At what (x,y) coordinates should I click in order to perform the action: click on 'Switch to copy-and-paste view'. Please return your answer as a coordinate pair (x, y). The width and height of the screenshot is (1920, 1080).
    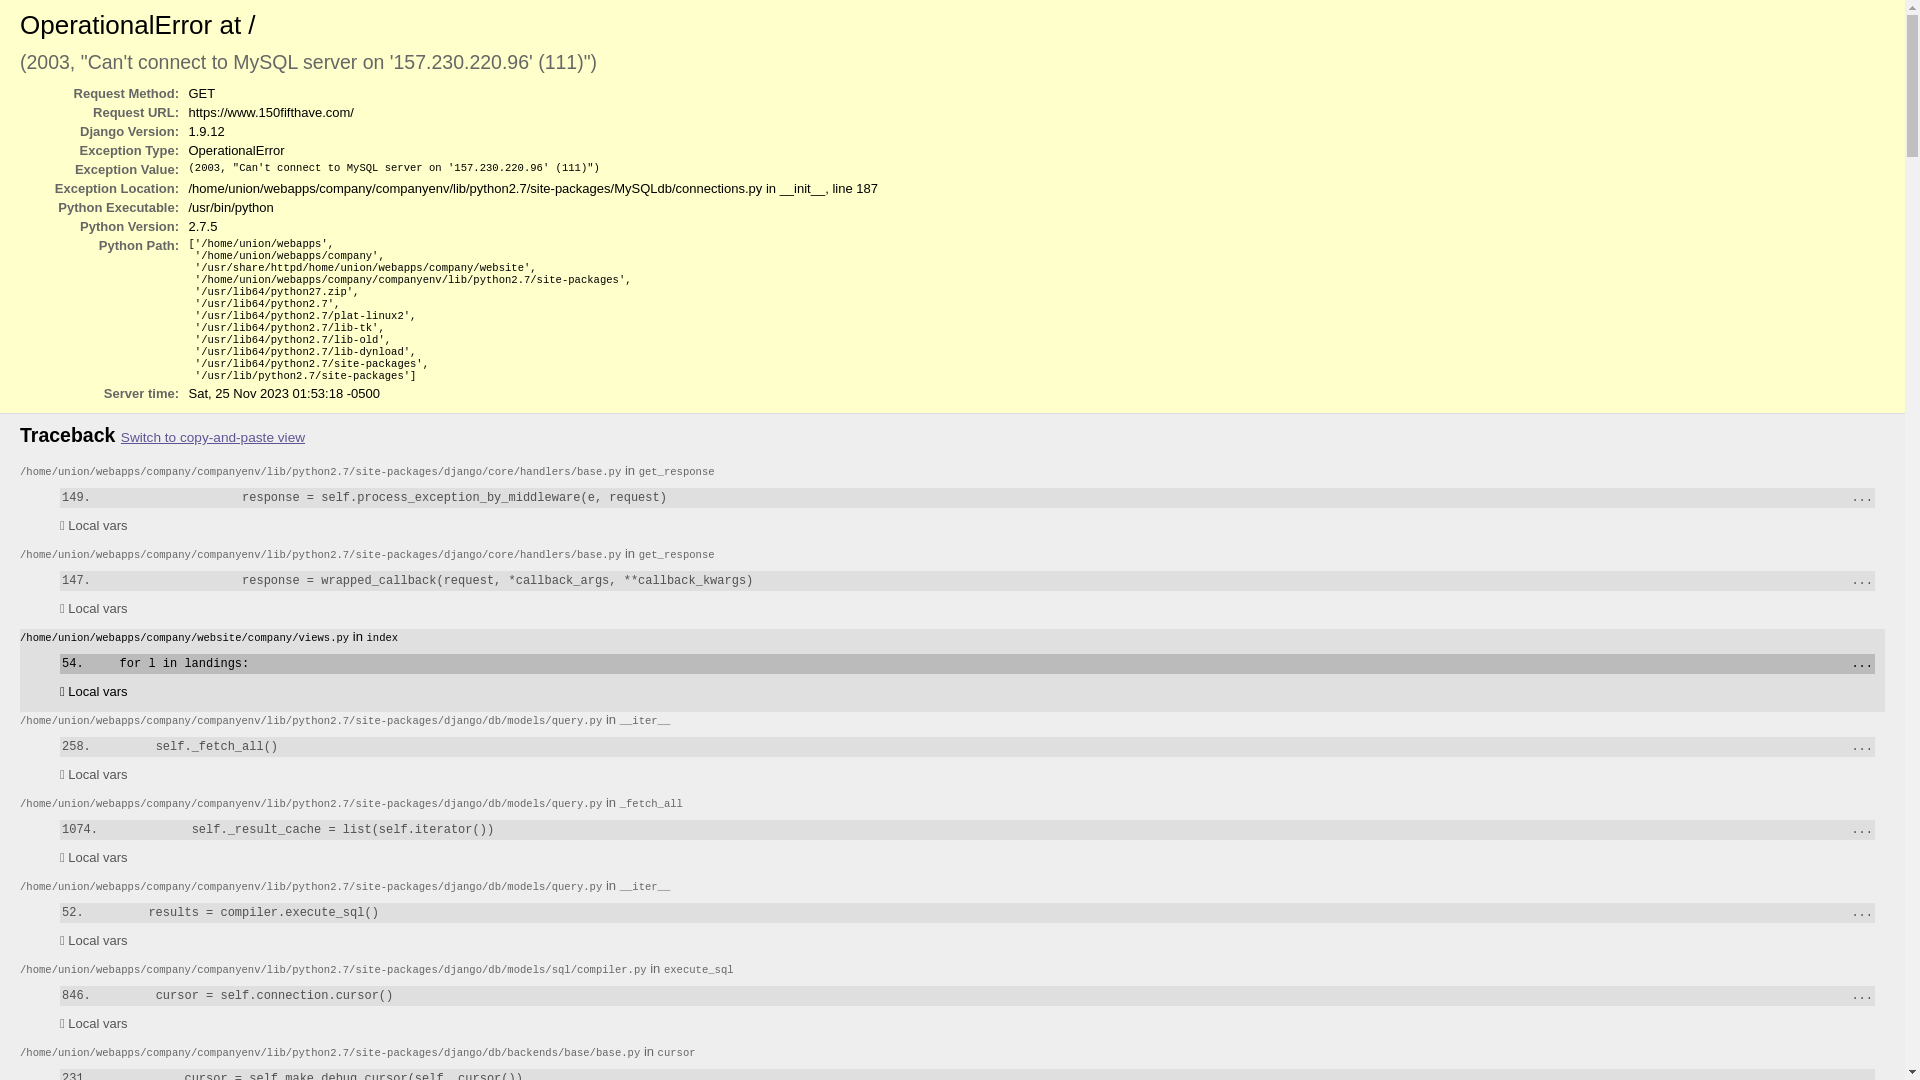
    Looking at the image, I should click on (212, 436).